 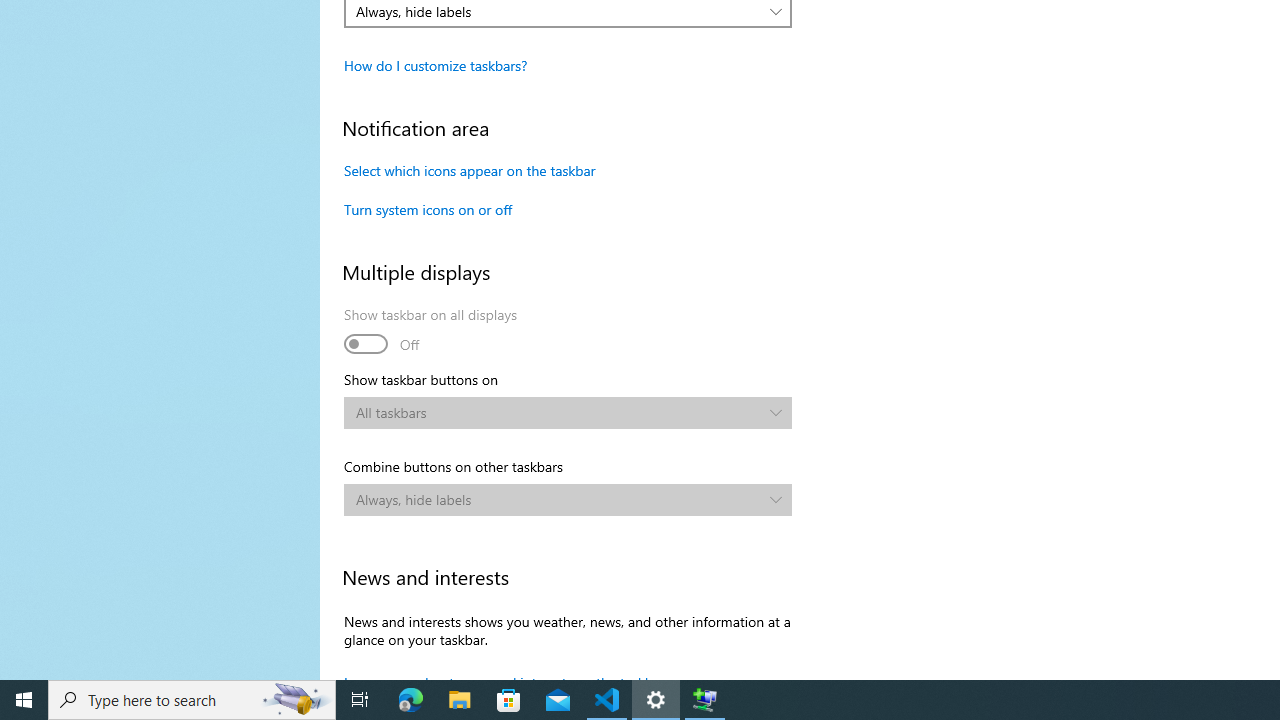 I want to click on 'All taskbars', so click(x=558, y=411).